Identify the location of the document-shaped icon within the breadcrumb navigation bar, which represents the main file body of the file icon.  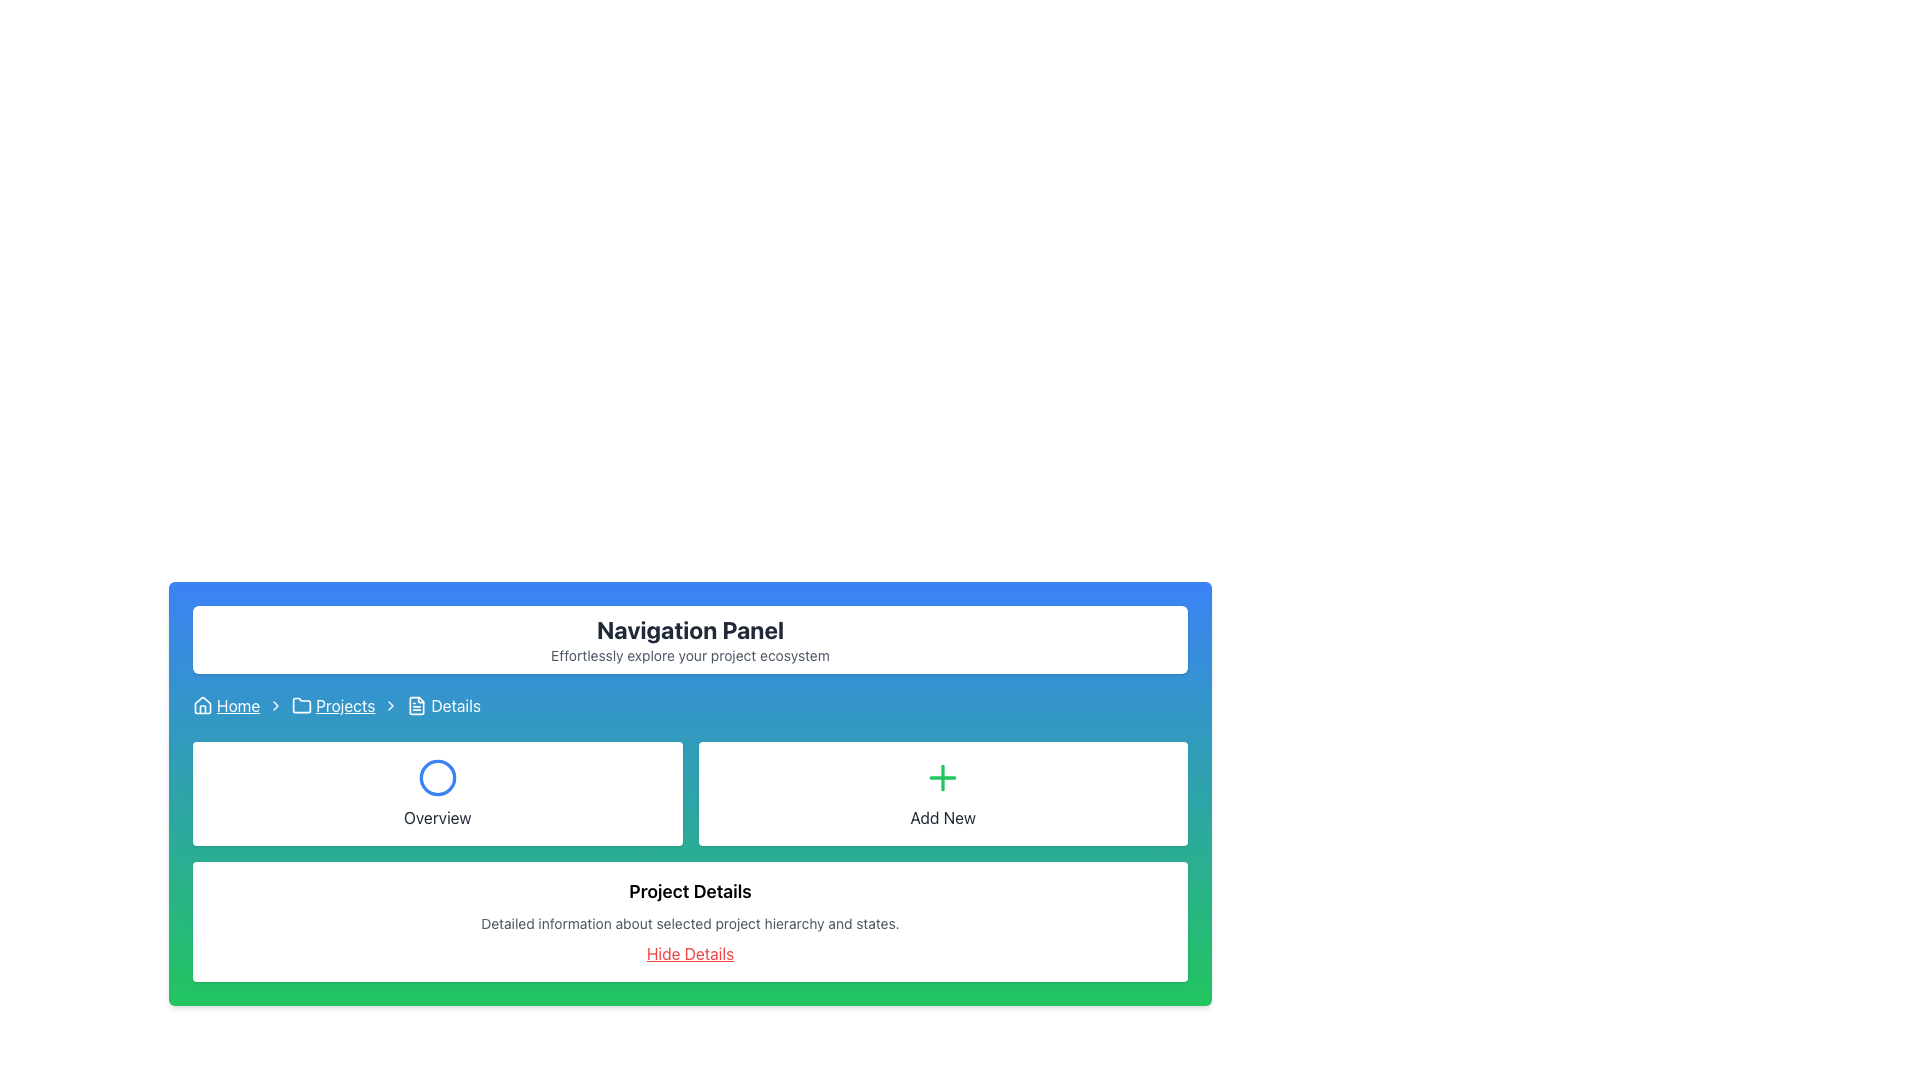
(416, 704).